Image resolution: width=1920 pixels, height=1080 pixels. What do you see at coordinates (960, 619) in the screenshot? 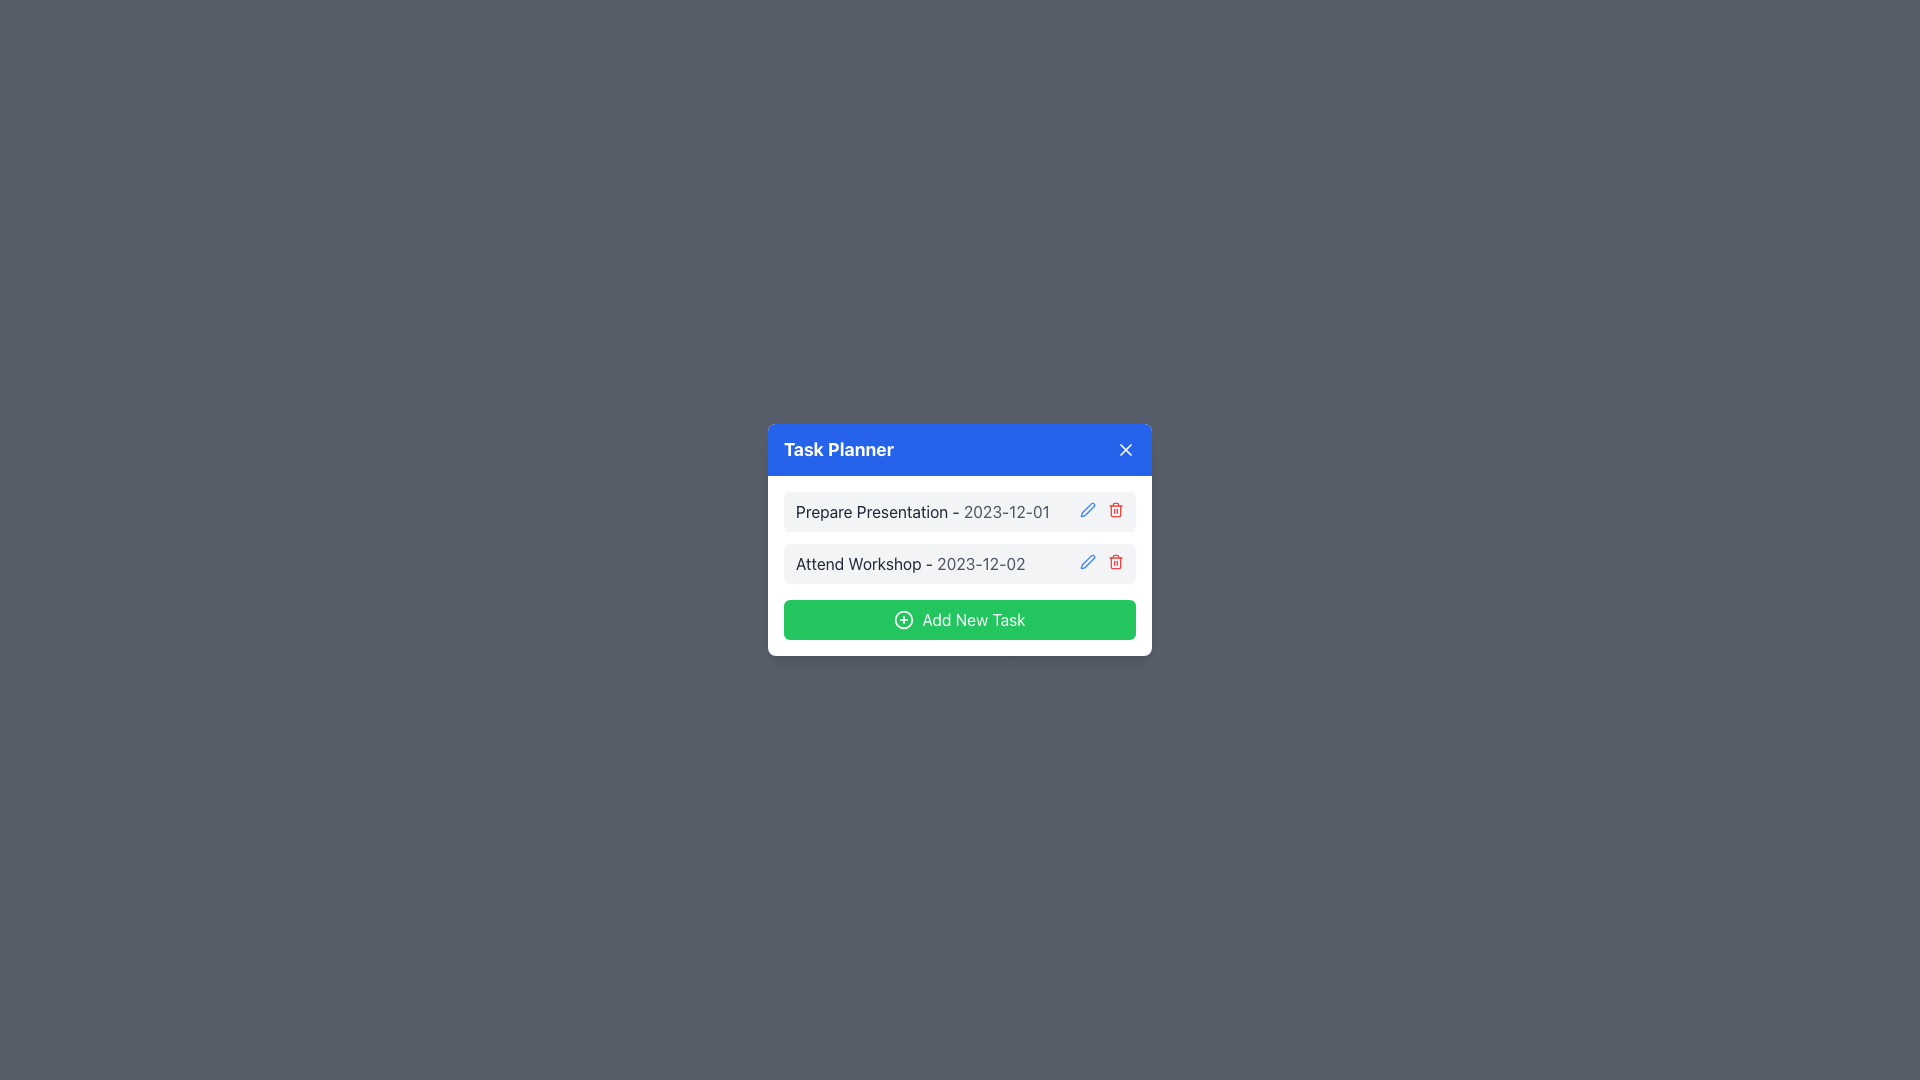
I see `the 'Add New Task' button, which is a rectangular button with rounded corners and a green background, located at the bottom of the task management panel` at bounding box center [960, 619].